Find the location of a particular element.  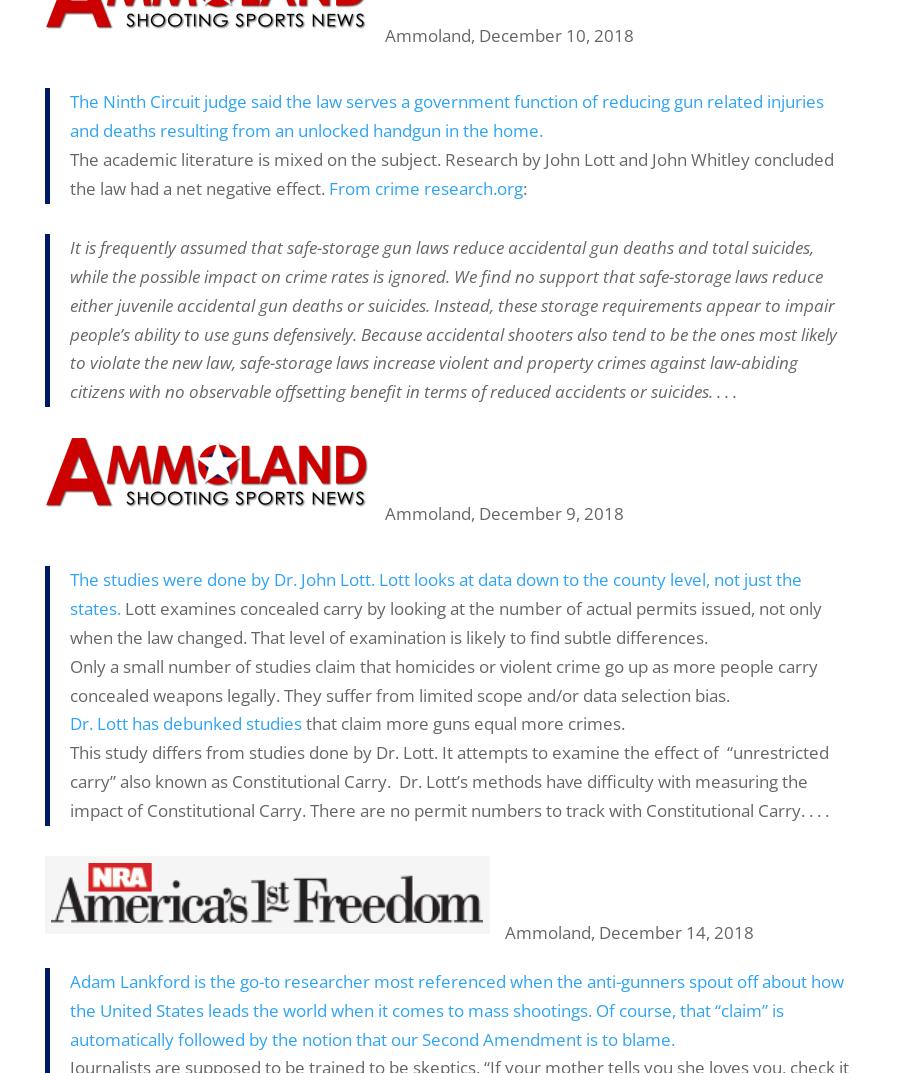

'It is frequently assumed that safe-storage gun laws reduce accidental gun deaths and total suicides, while the possible impact on crime rates is ignored. We find no support that safe-storage laws reduce either juvenile accidental gun deaths or suicides. Instead, these storage requirements appear to impair people’s ability to use guns defensively. Because accidental shooters also tend to be the ones most likely to violate the new law, safe-storage laws increase violent and property crimes against law-abiding citizens with no observable offsetting benefit in terms of reduced accidents or suicides. . . .' is located at coordinates (452, 319).